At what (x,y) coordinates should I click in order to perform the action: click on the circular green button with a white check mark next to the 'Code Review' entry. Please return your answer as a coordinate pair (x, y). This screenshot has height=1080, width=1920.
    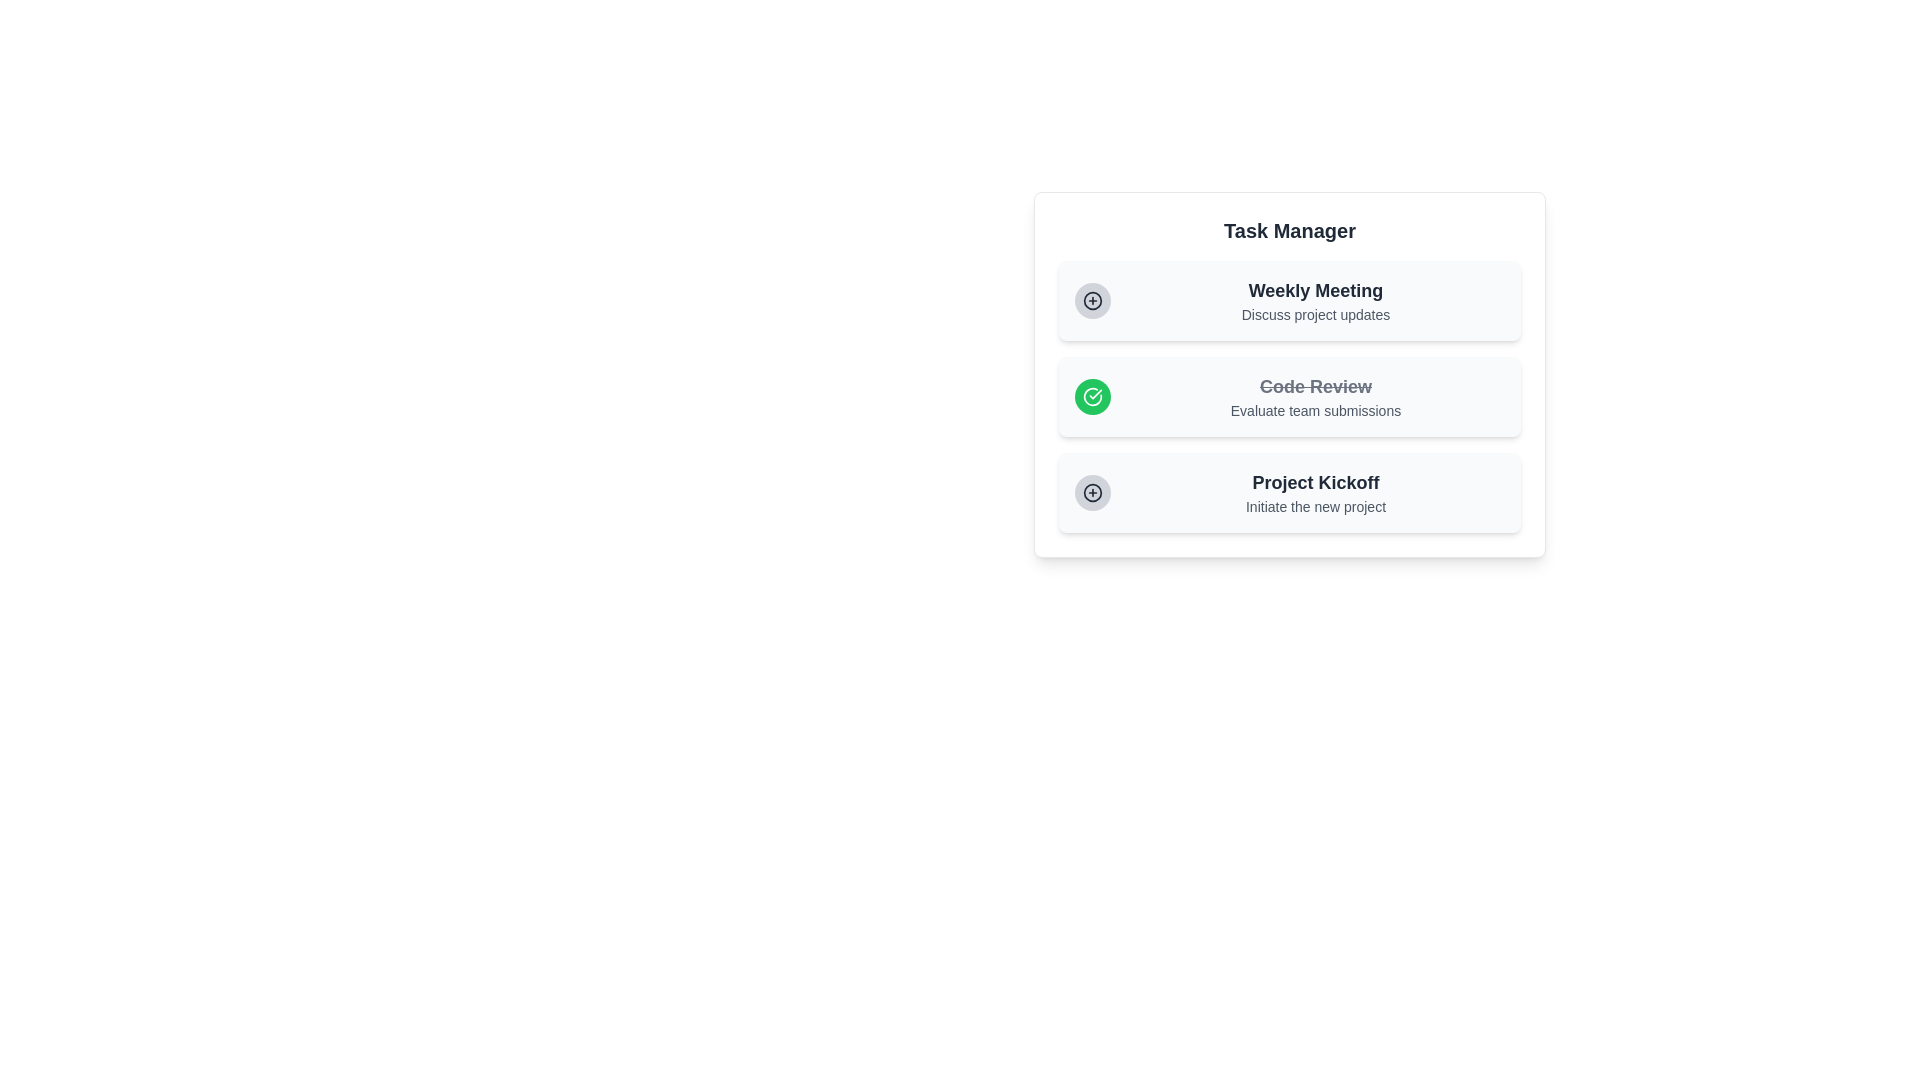
    Looking at the image, I should click on (1092, 397).